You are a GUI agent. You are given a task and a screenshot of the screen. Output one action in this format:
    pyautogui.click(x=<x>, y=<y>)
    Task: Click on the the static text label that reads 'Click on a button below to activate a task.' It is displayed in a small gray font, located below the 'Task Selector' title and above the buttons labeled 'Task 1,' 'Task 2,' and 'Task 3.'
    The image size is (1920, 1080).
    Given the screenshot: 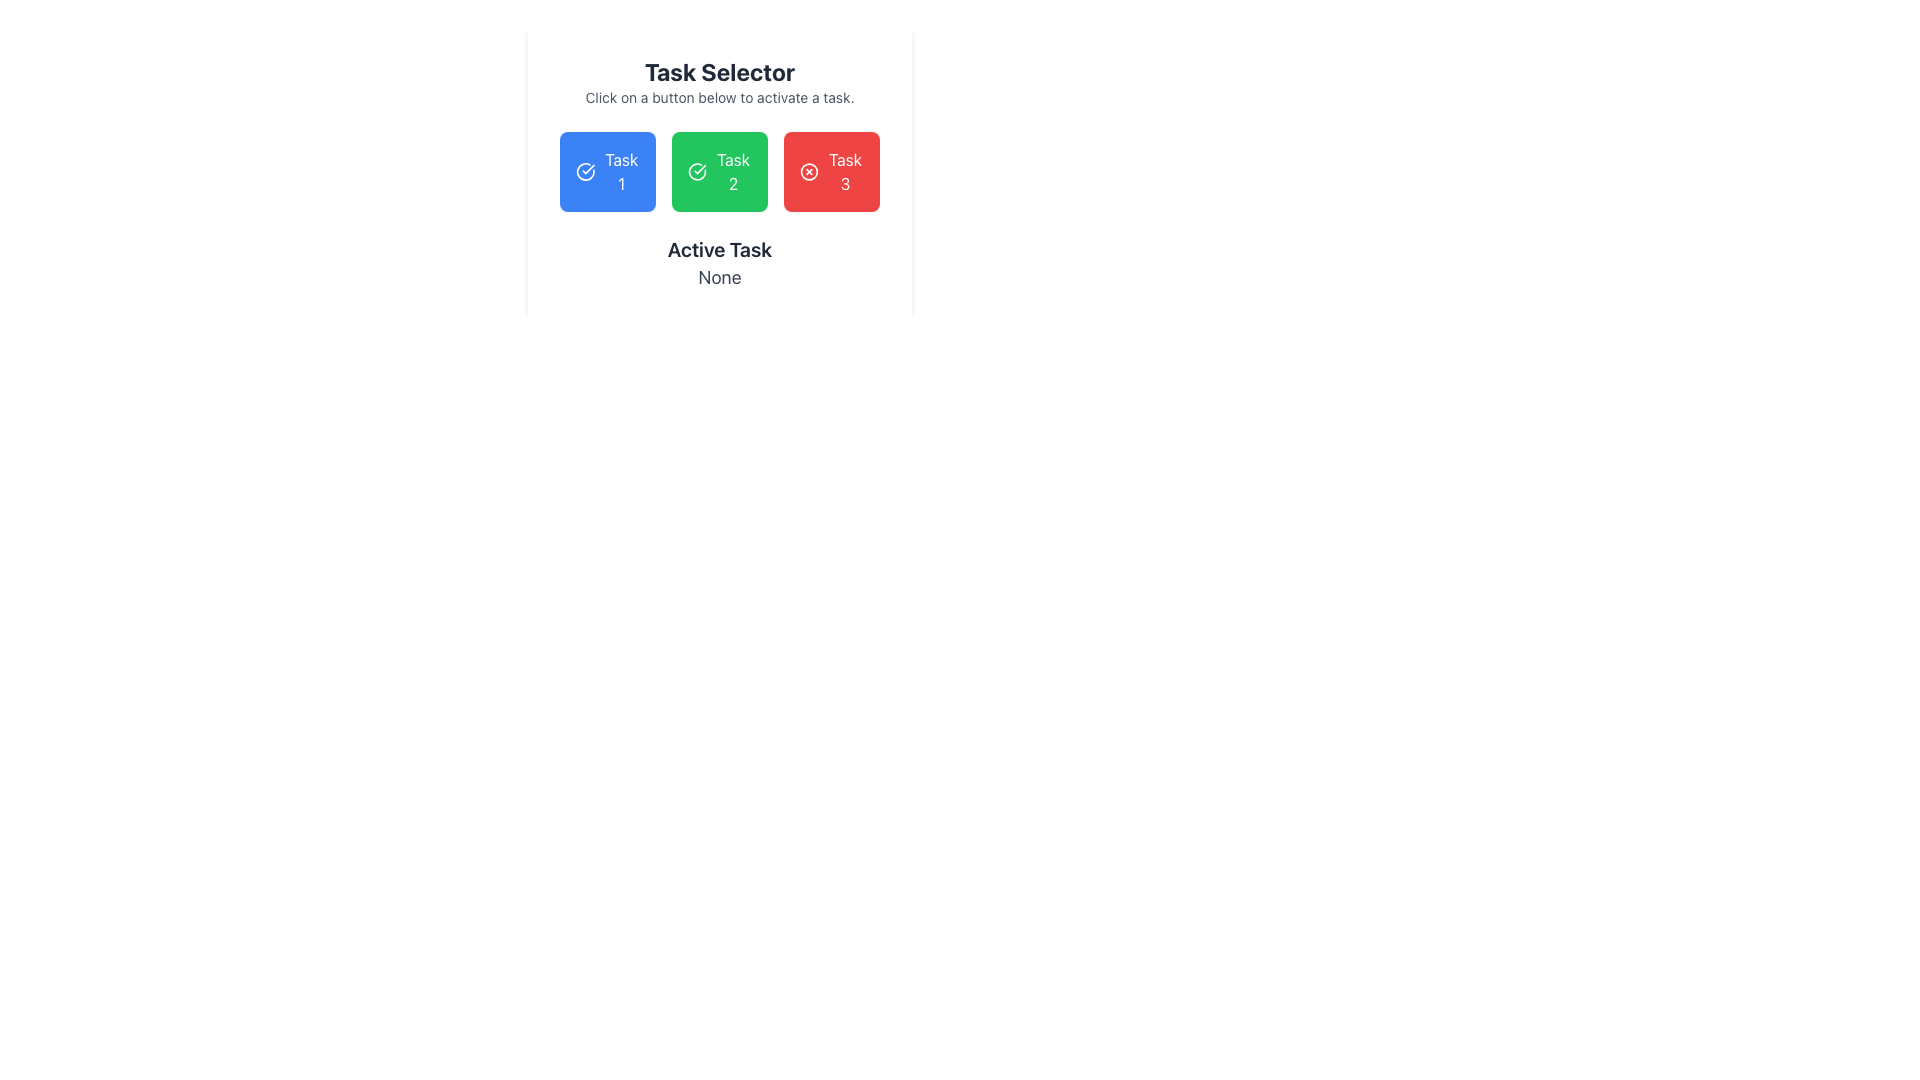 What is the action you would take?
    pyautogui.click(x=720, y=97)
    